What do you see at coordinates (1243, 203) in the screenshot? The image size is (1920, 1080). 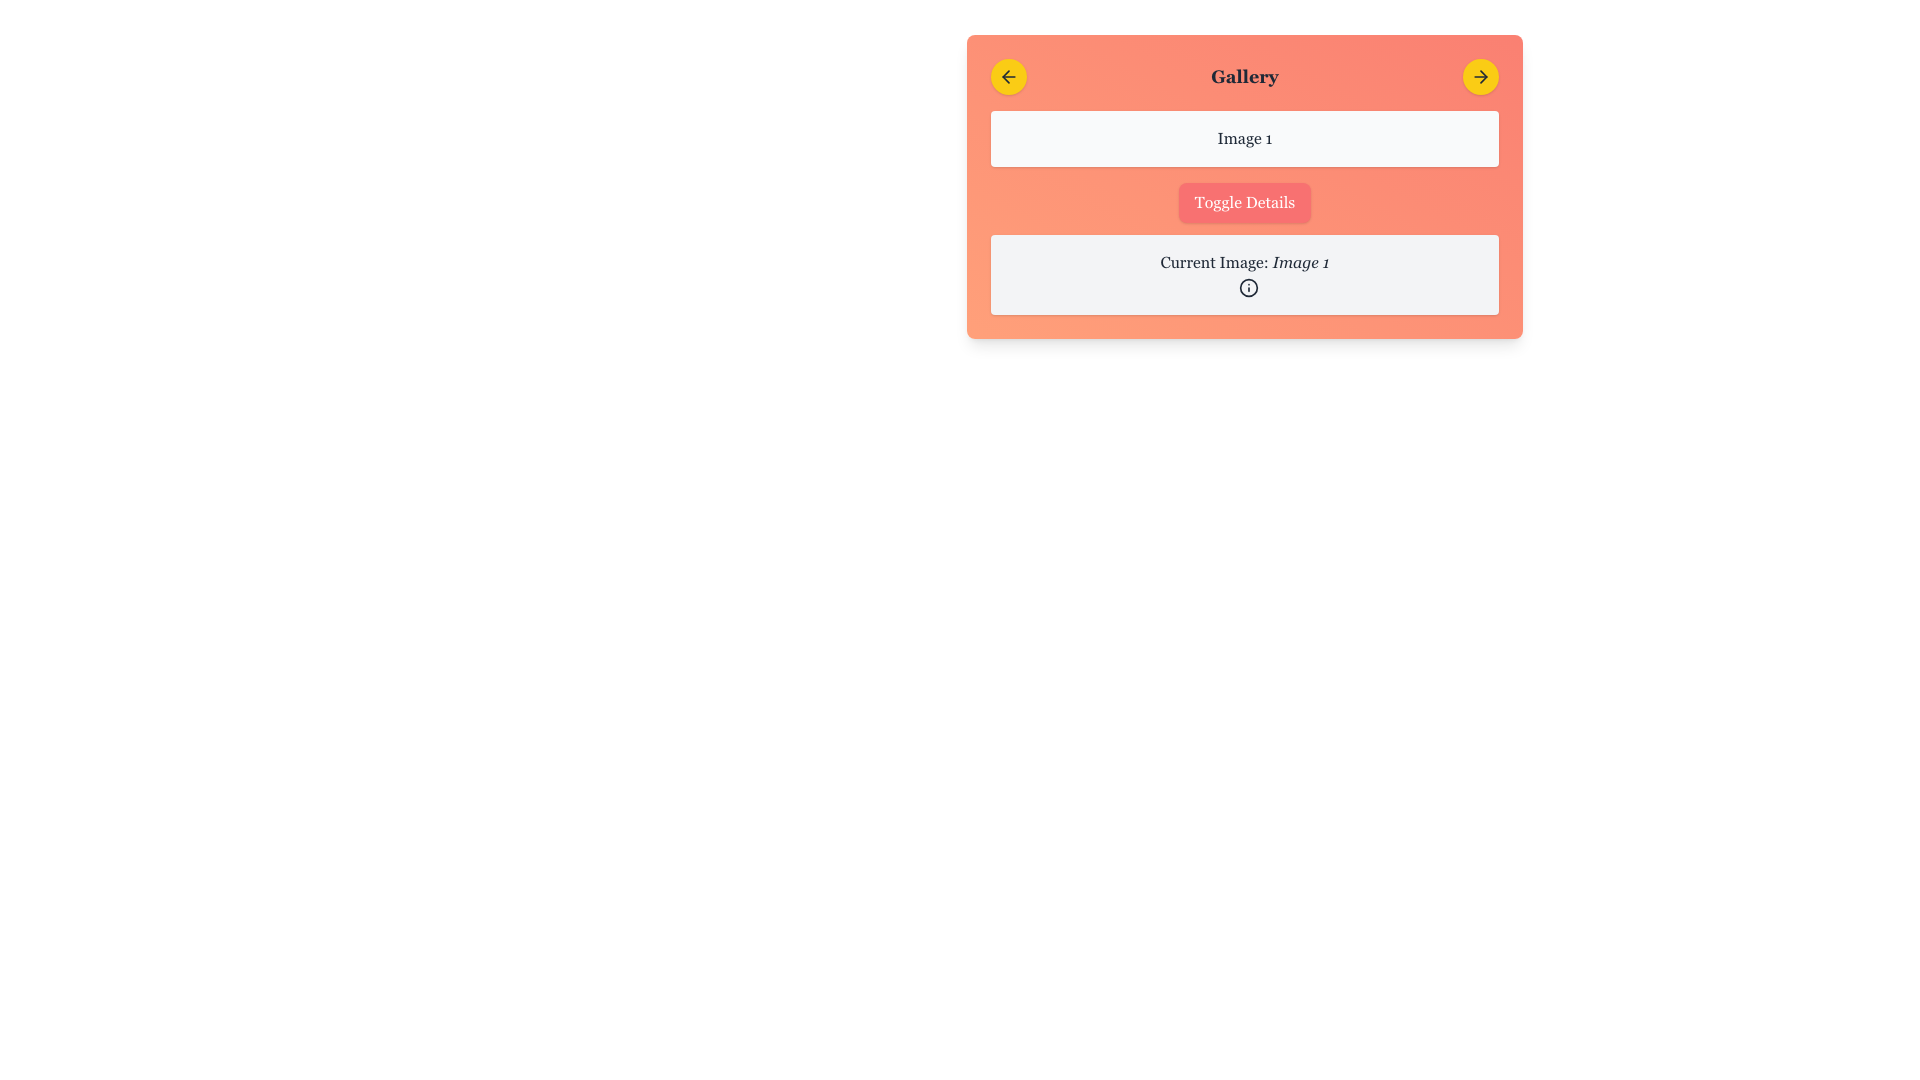 I see `the button located centrally below the label 'Image 1' and above the section labeled 'Current Image: Image 1'` at bounding box center [1243, 203].